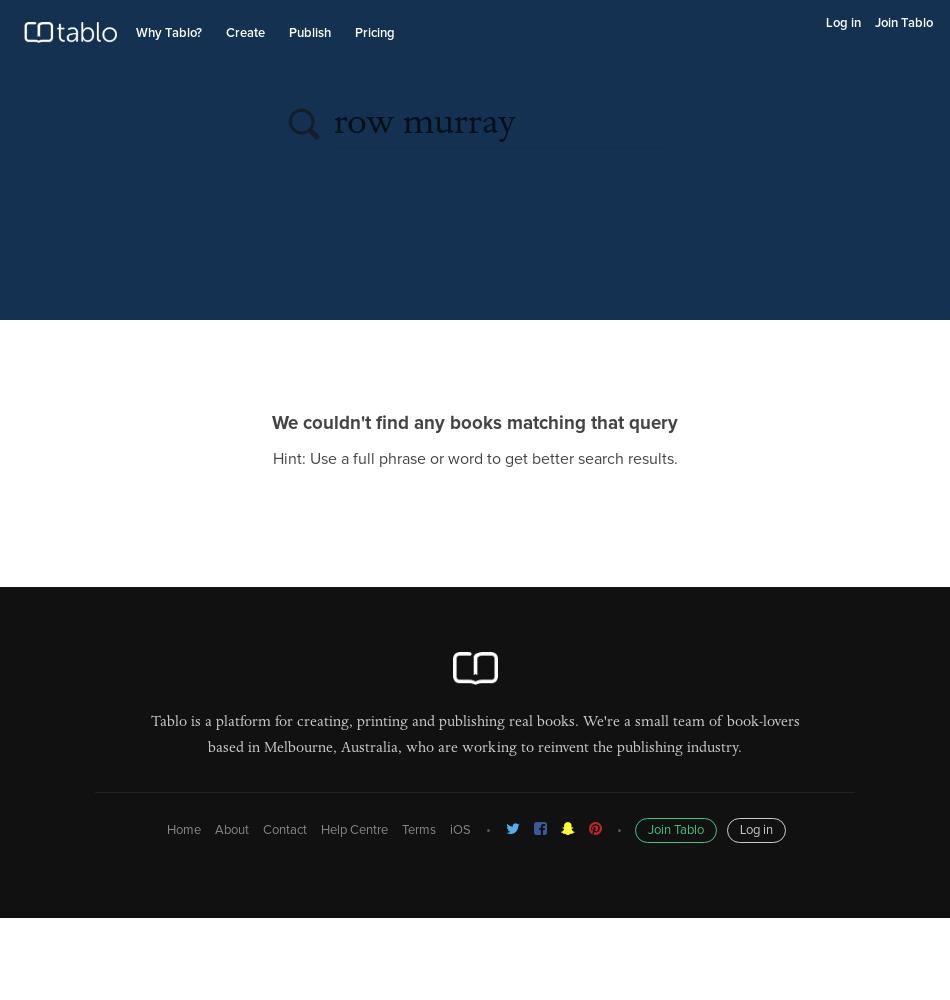 The width and height of the screenshot is (950, 1000). What do you see at coordinates (352, 829) in the screenshot?
I see `'Help Centre'` at bounding box center [352, 829].